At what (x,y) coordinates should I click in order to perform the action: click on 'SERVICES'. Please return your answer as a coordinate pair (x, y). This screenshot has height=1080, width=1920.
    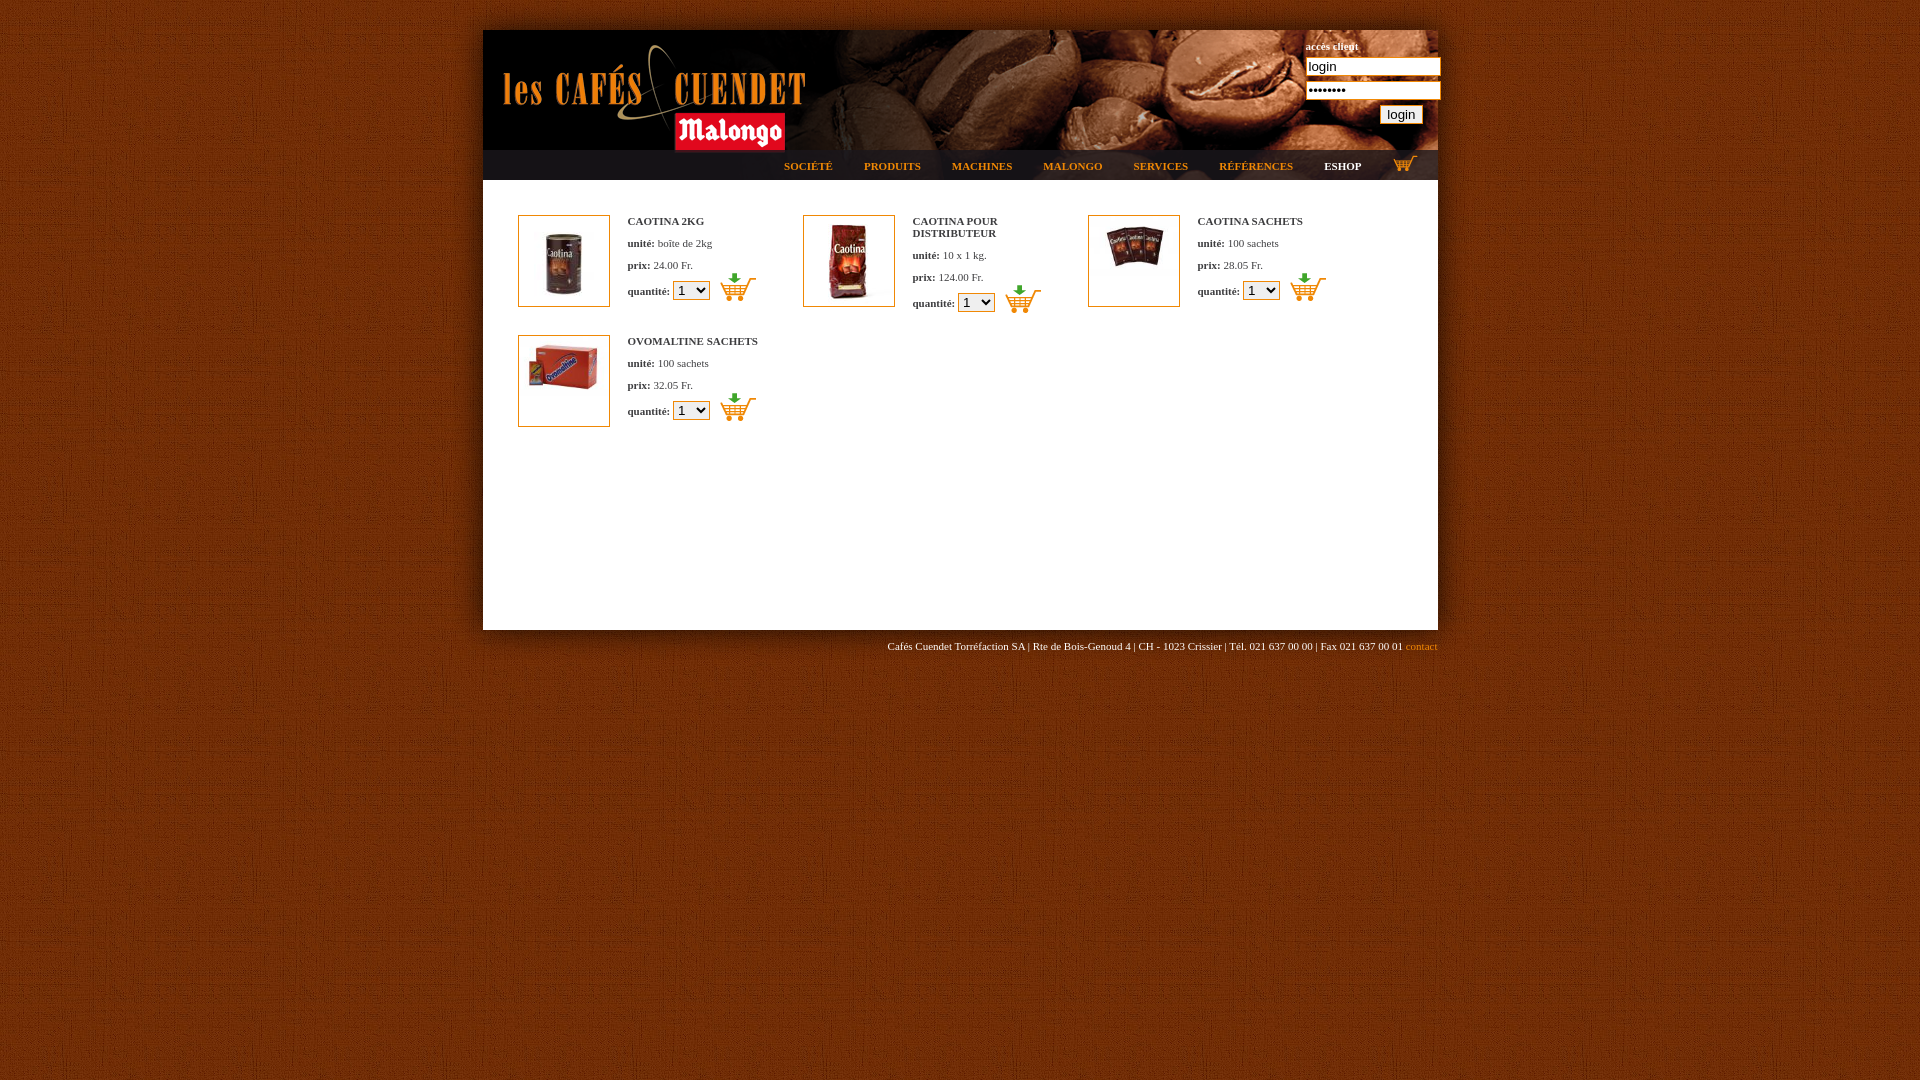
    Looking at the image, I should click on (1161, 164).